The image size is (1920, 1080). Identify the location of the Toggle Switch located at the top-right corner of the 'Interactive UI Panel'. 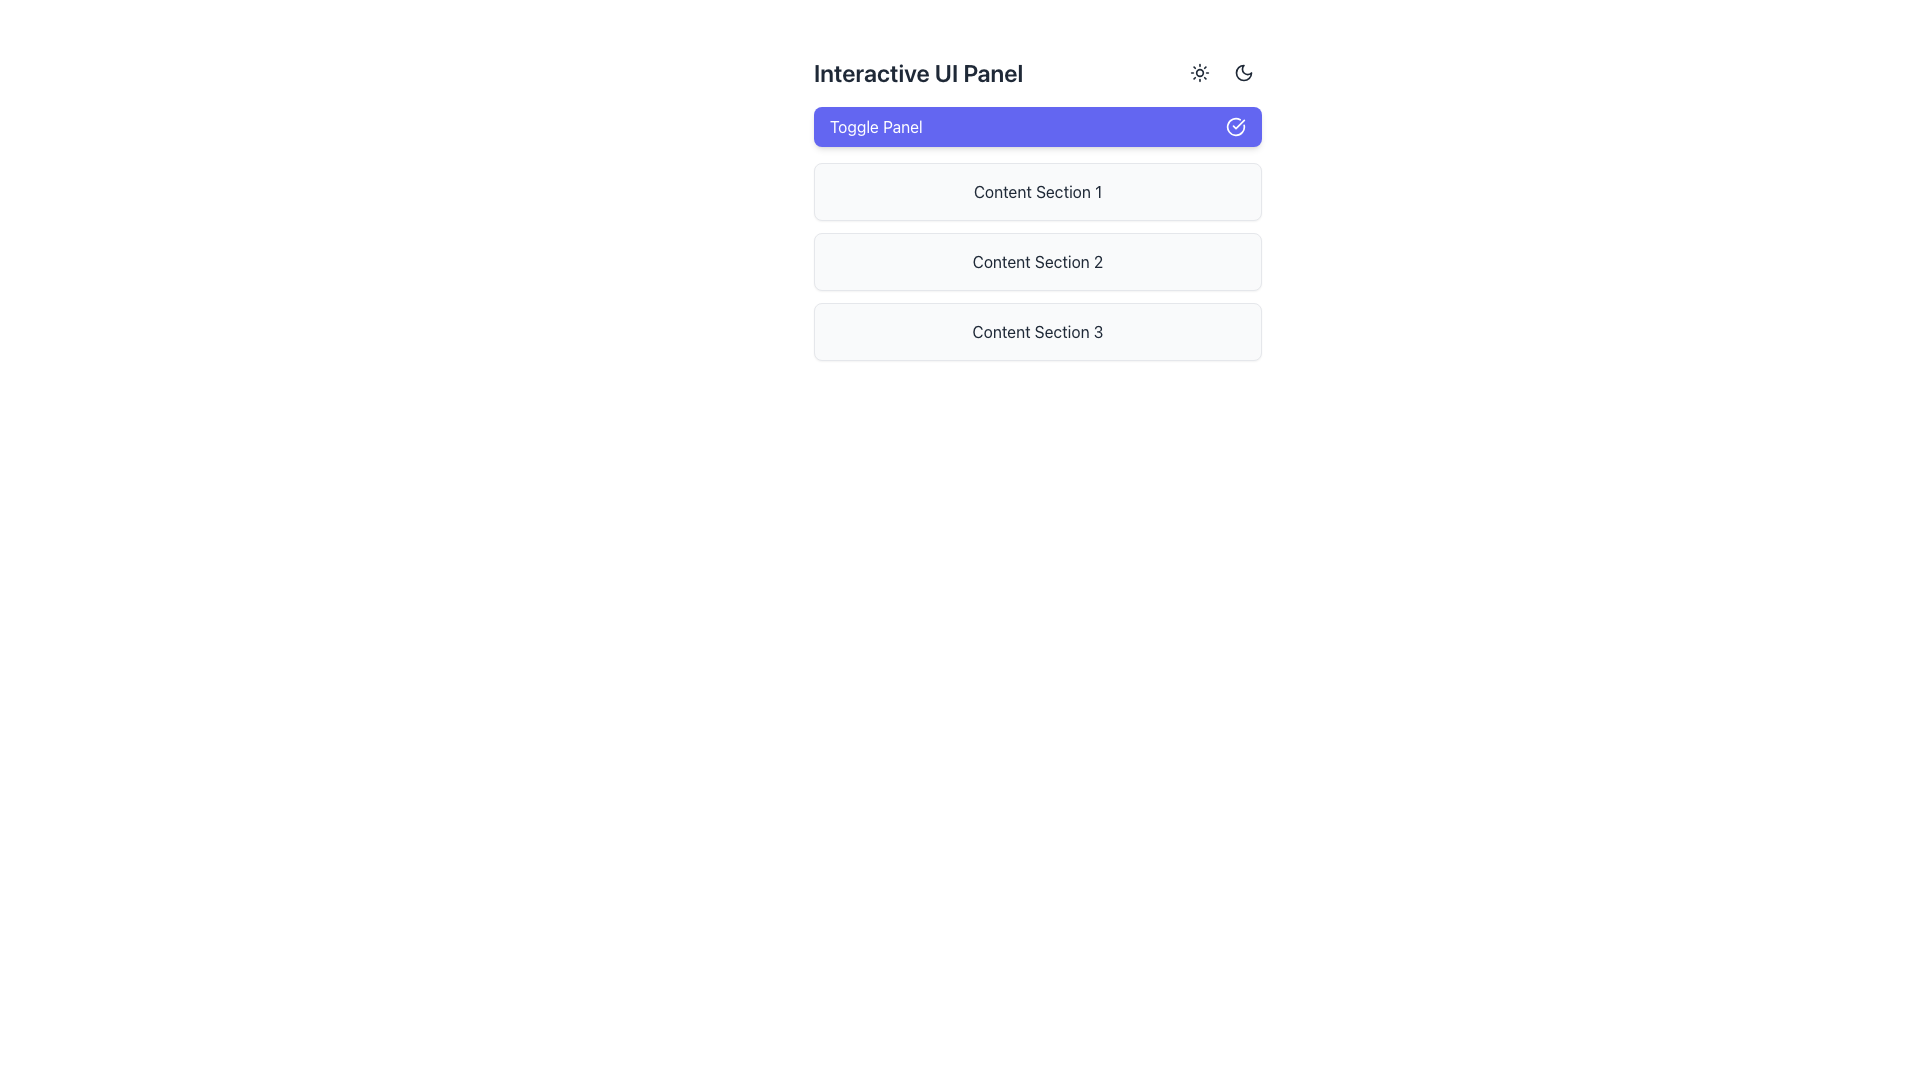
(1221, 72).